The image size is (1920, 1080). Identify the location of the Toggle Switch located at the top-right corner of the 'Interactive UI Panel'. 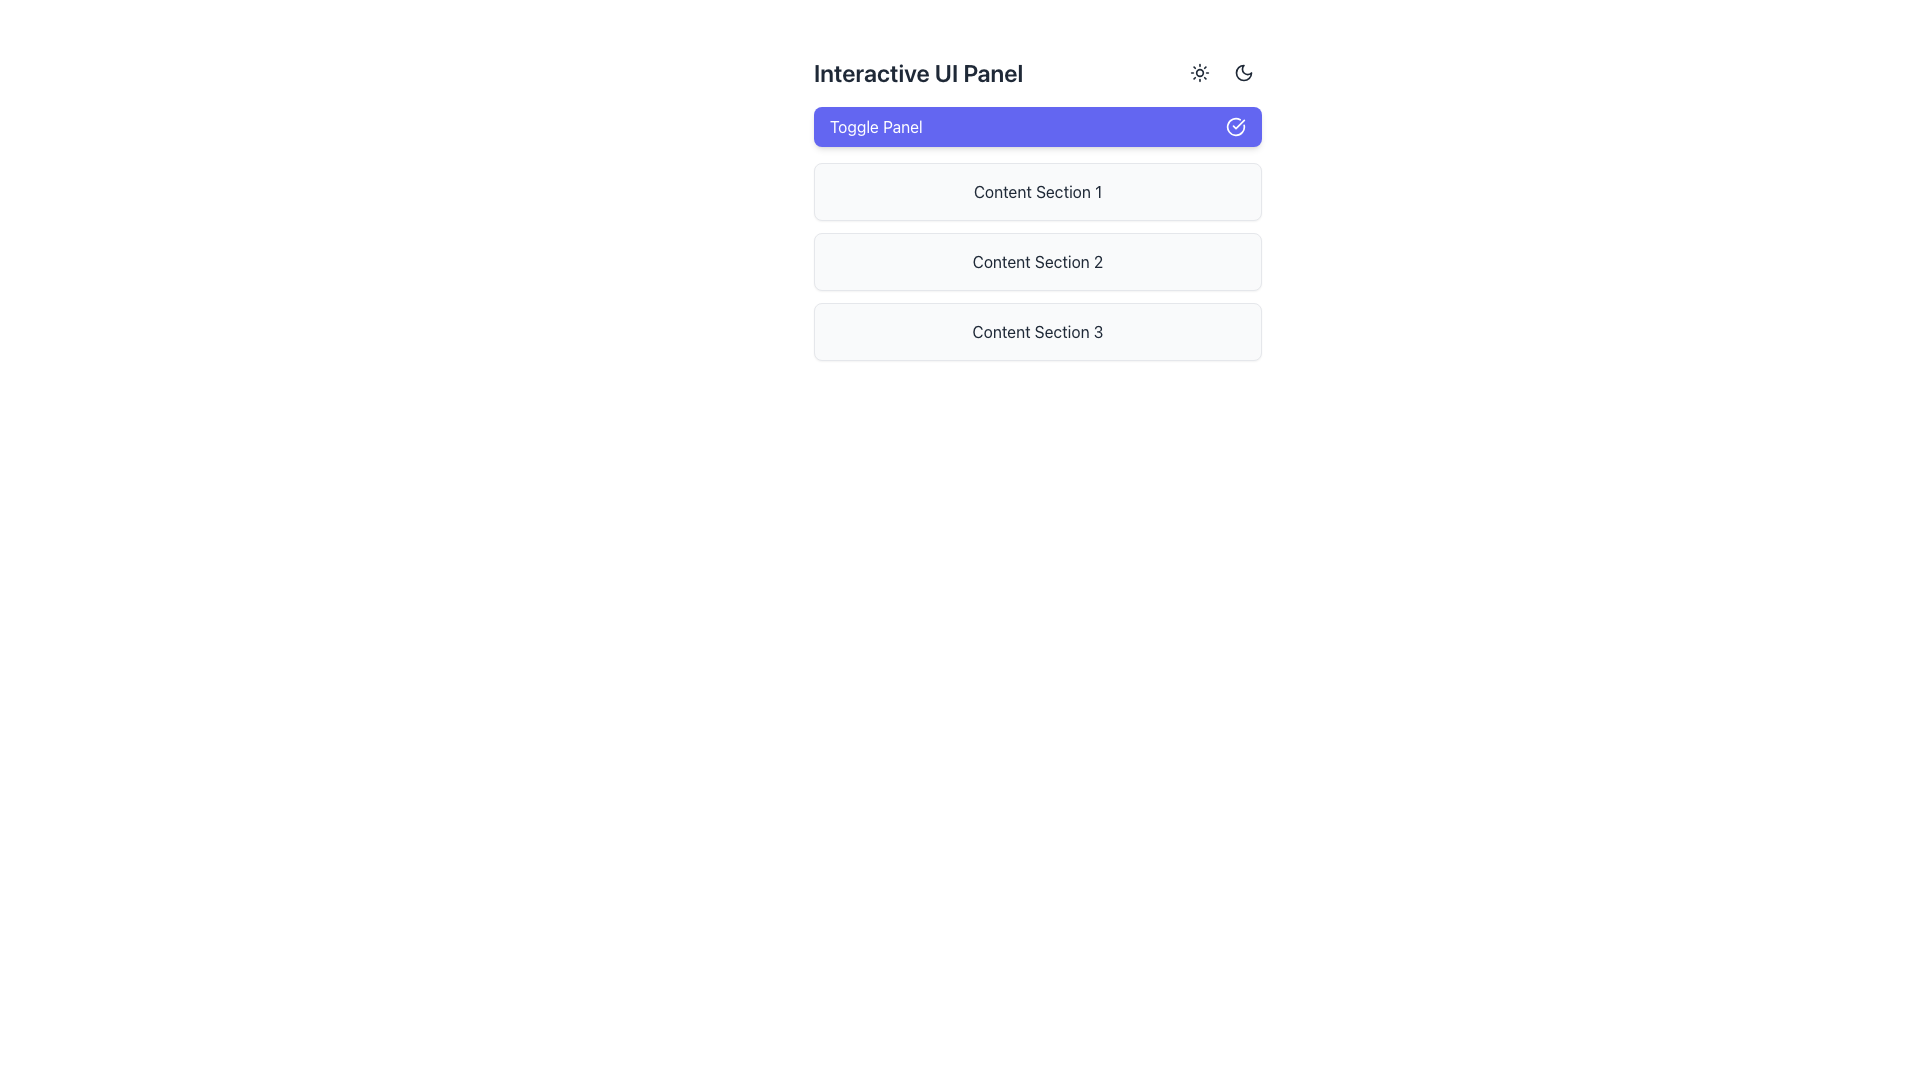
(1221, 72).